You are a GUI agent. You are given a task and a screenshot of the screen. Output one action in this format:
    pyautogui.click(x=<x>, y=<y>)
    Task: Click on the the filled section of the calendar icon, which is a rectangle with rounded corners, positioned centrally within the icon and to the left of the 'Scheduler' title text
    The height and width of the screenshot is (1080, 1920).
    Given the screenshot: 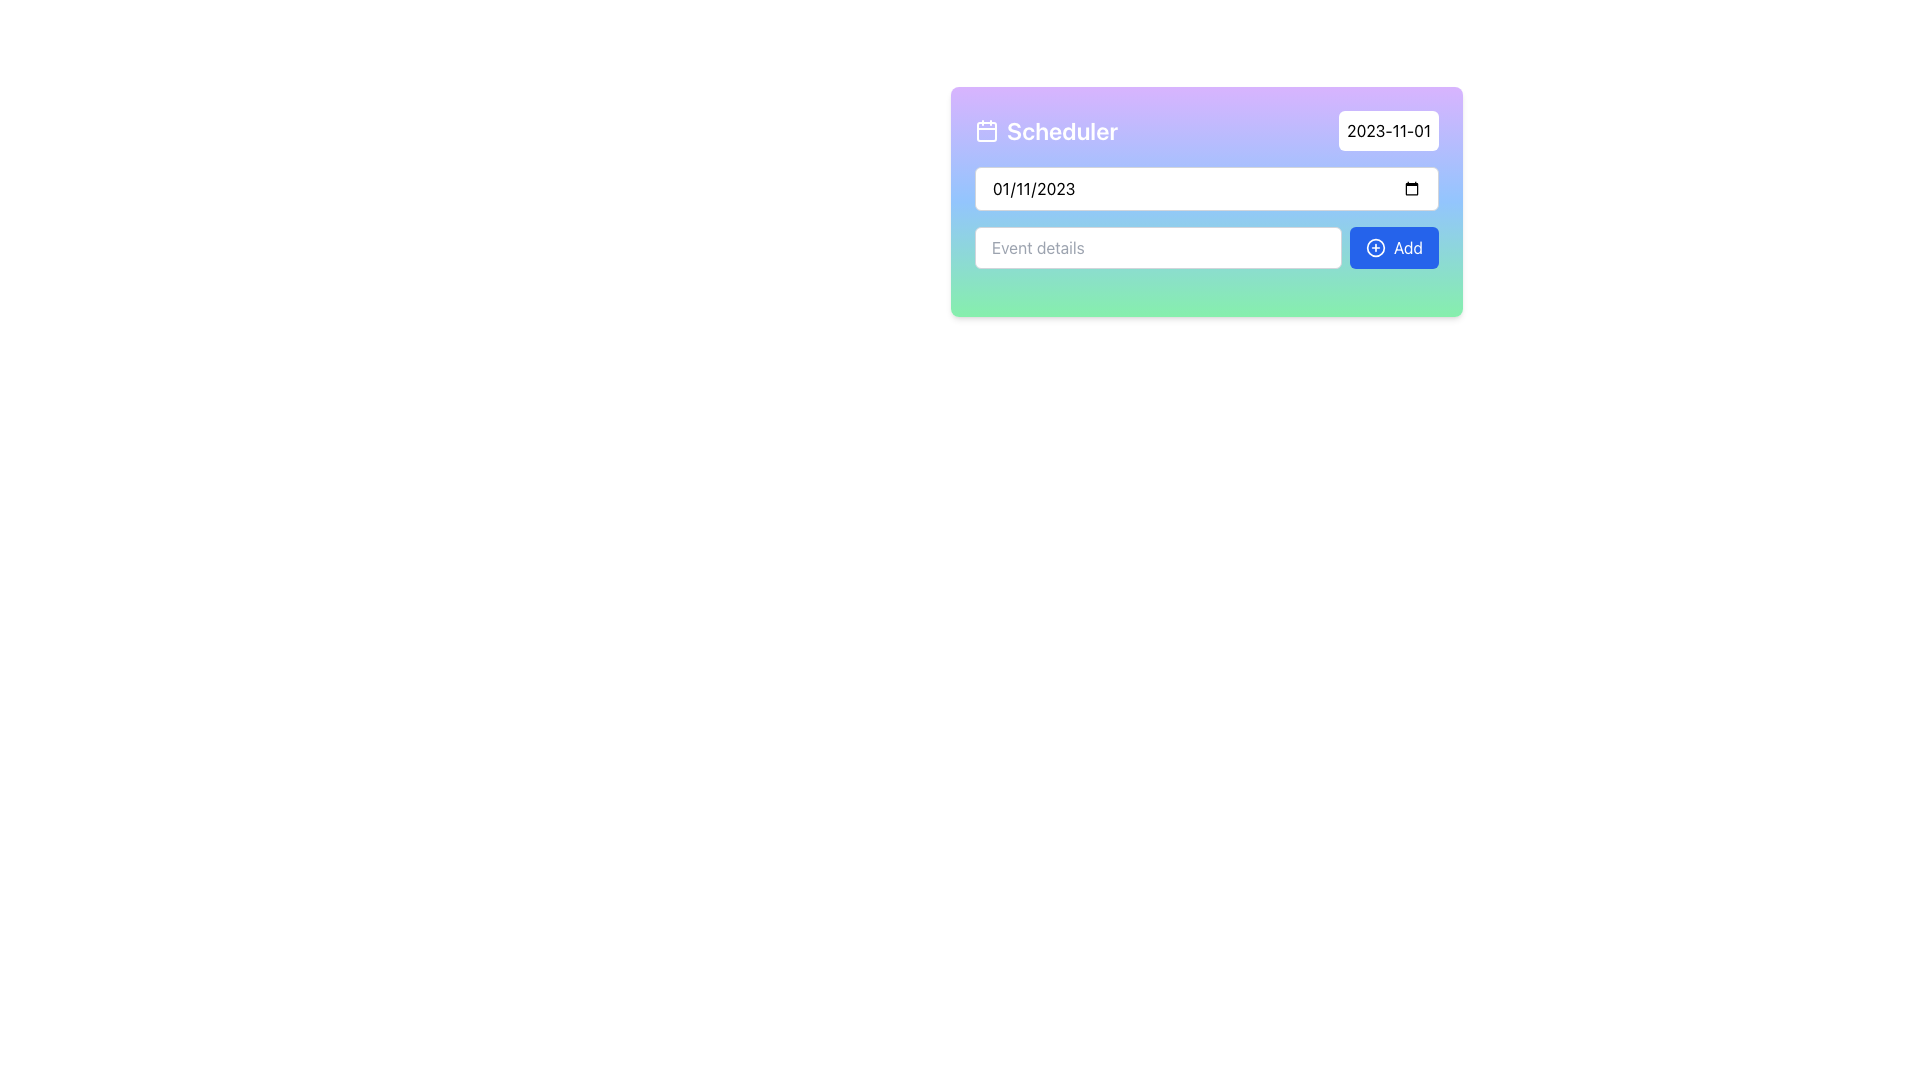 What is the action you would take?
    pyautogui.click(x=987, y=131)
    